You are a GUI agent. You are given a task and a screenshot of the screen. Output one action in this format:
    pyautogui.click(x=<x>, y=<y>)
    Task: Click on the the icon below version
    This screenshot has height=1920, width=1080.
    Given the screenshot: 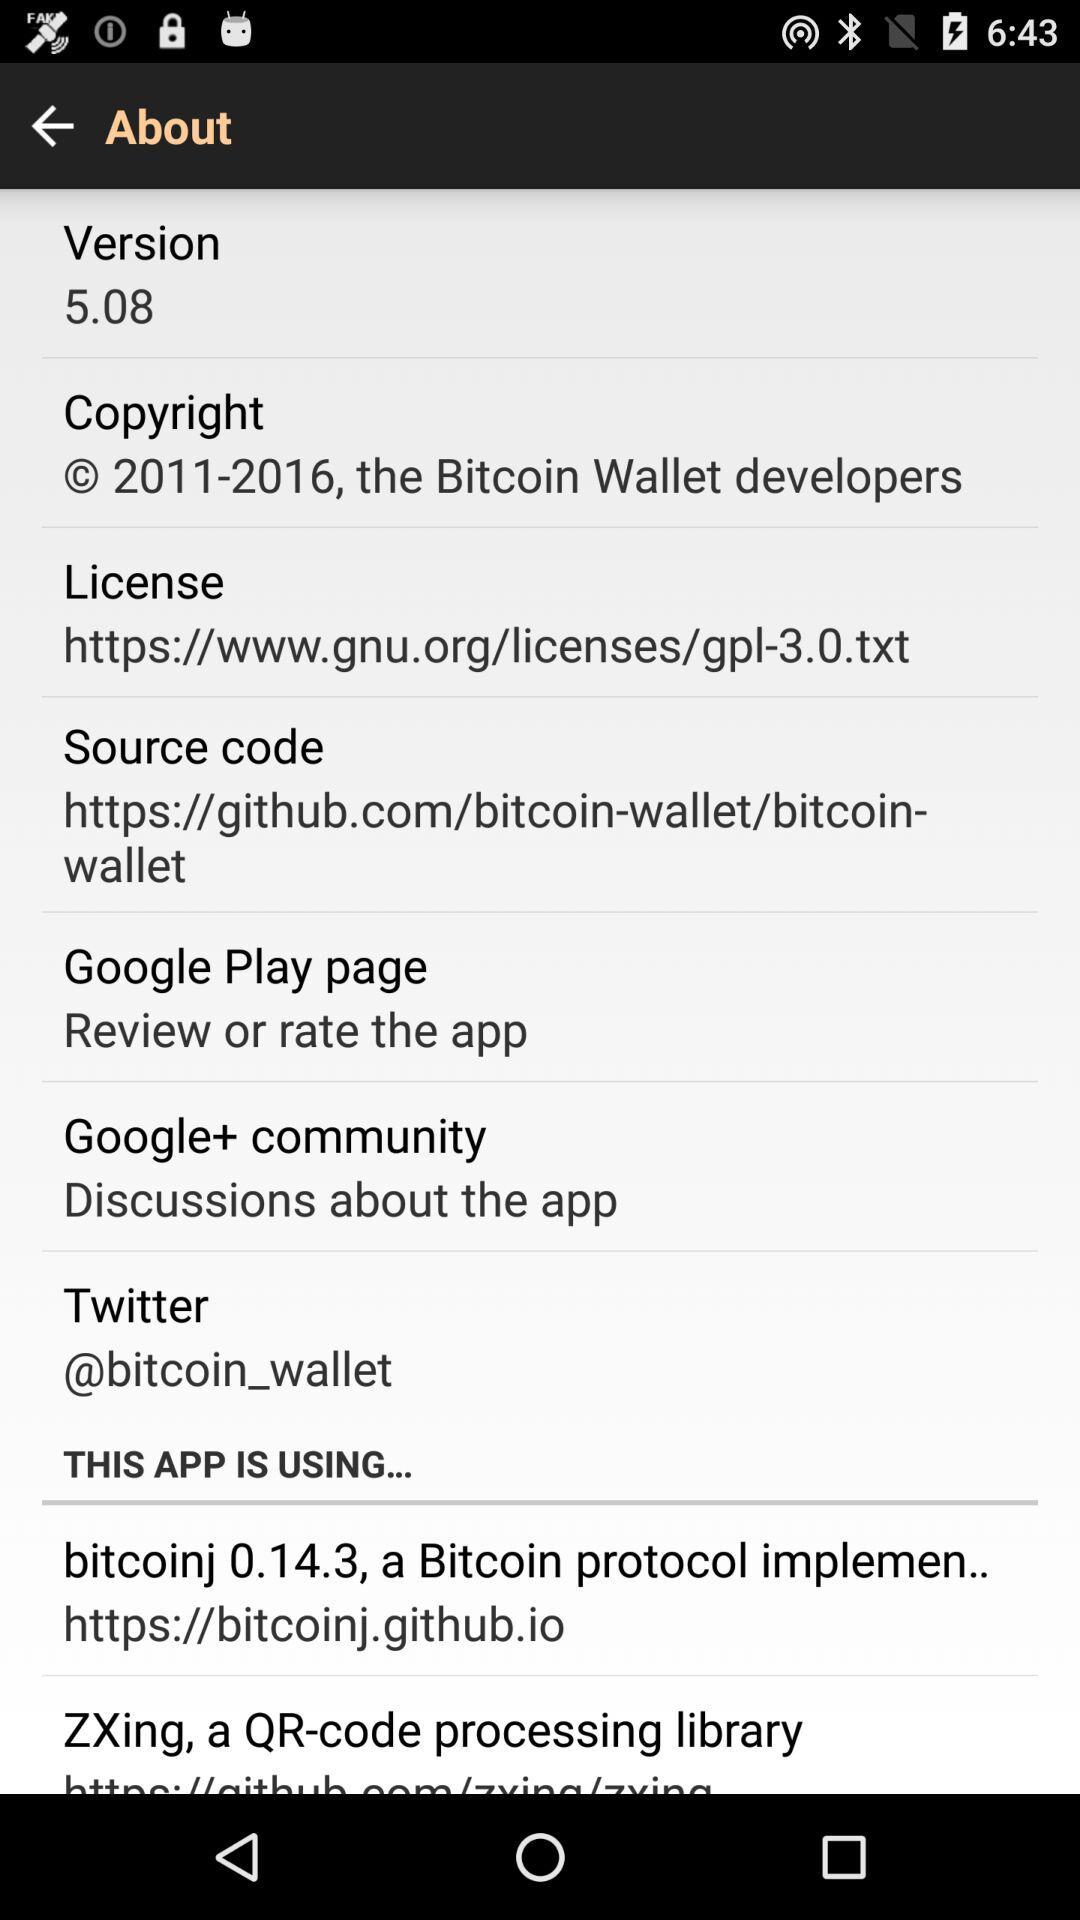 What is the action you would take?
    pyautogui.click(x=108, y=303)
    